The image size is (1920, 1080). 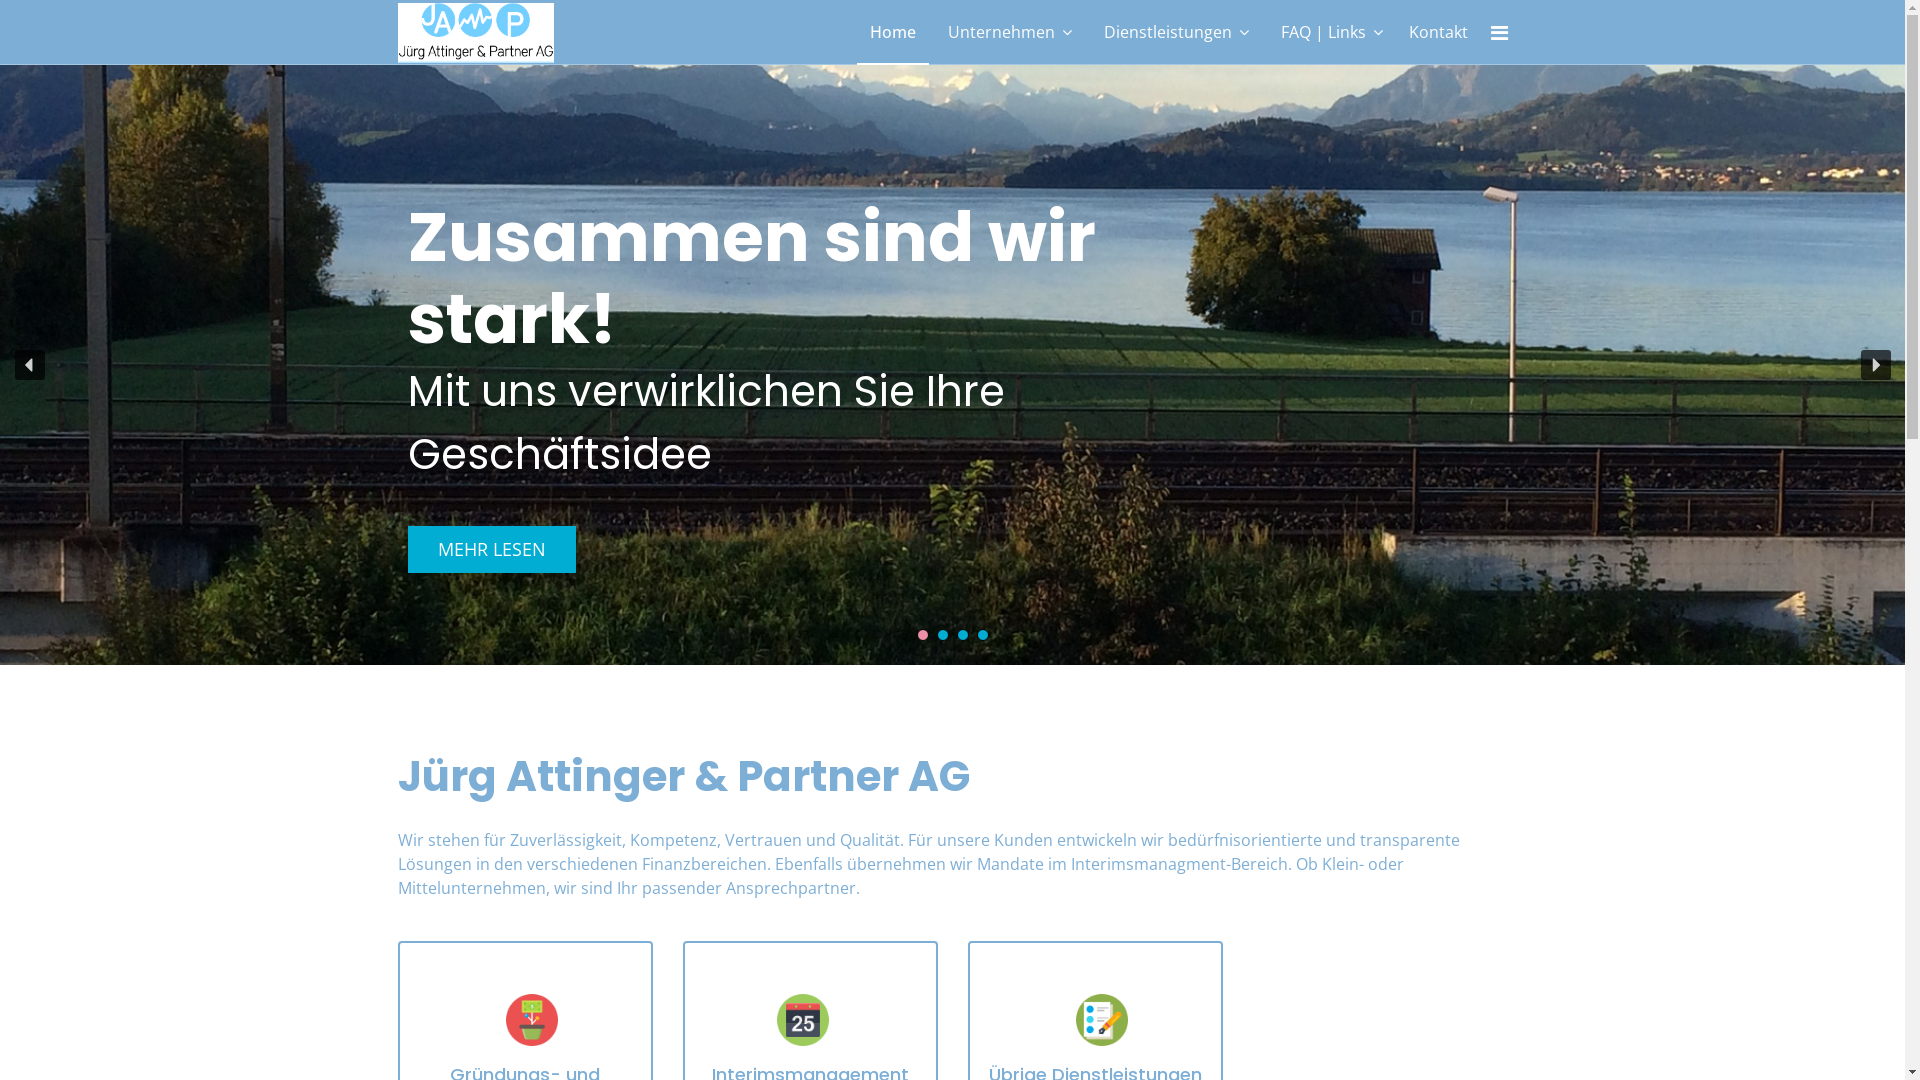 What do you see at coordinates (1175, 32) in the screenshot?
I see `'Dienstleistungen'` at bounding box center [1175, 32].